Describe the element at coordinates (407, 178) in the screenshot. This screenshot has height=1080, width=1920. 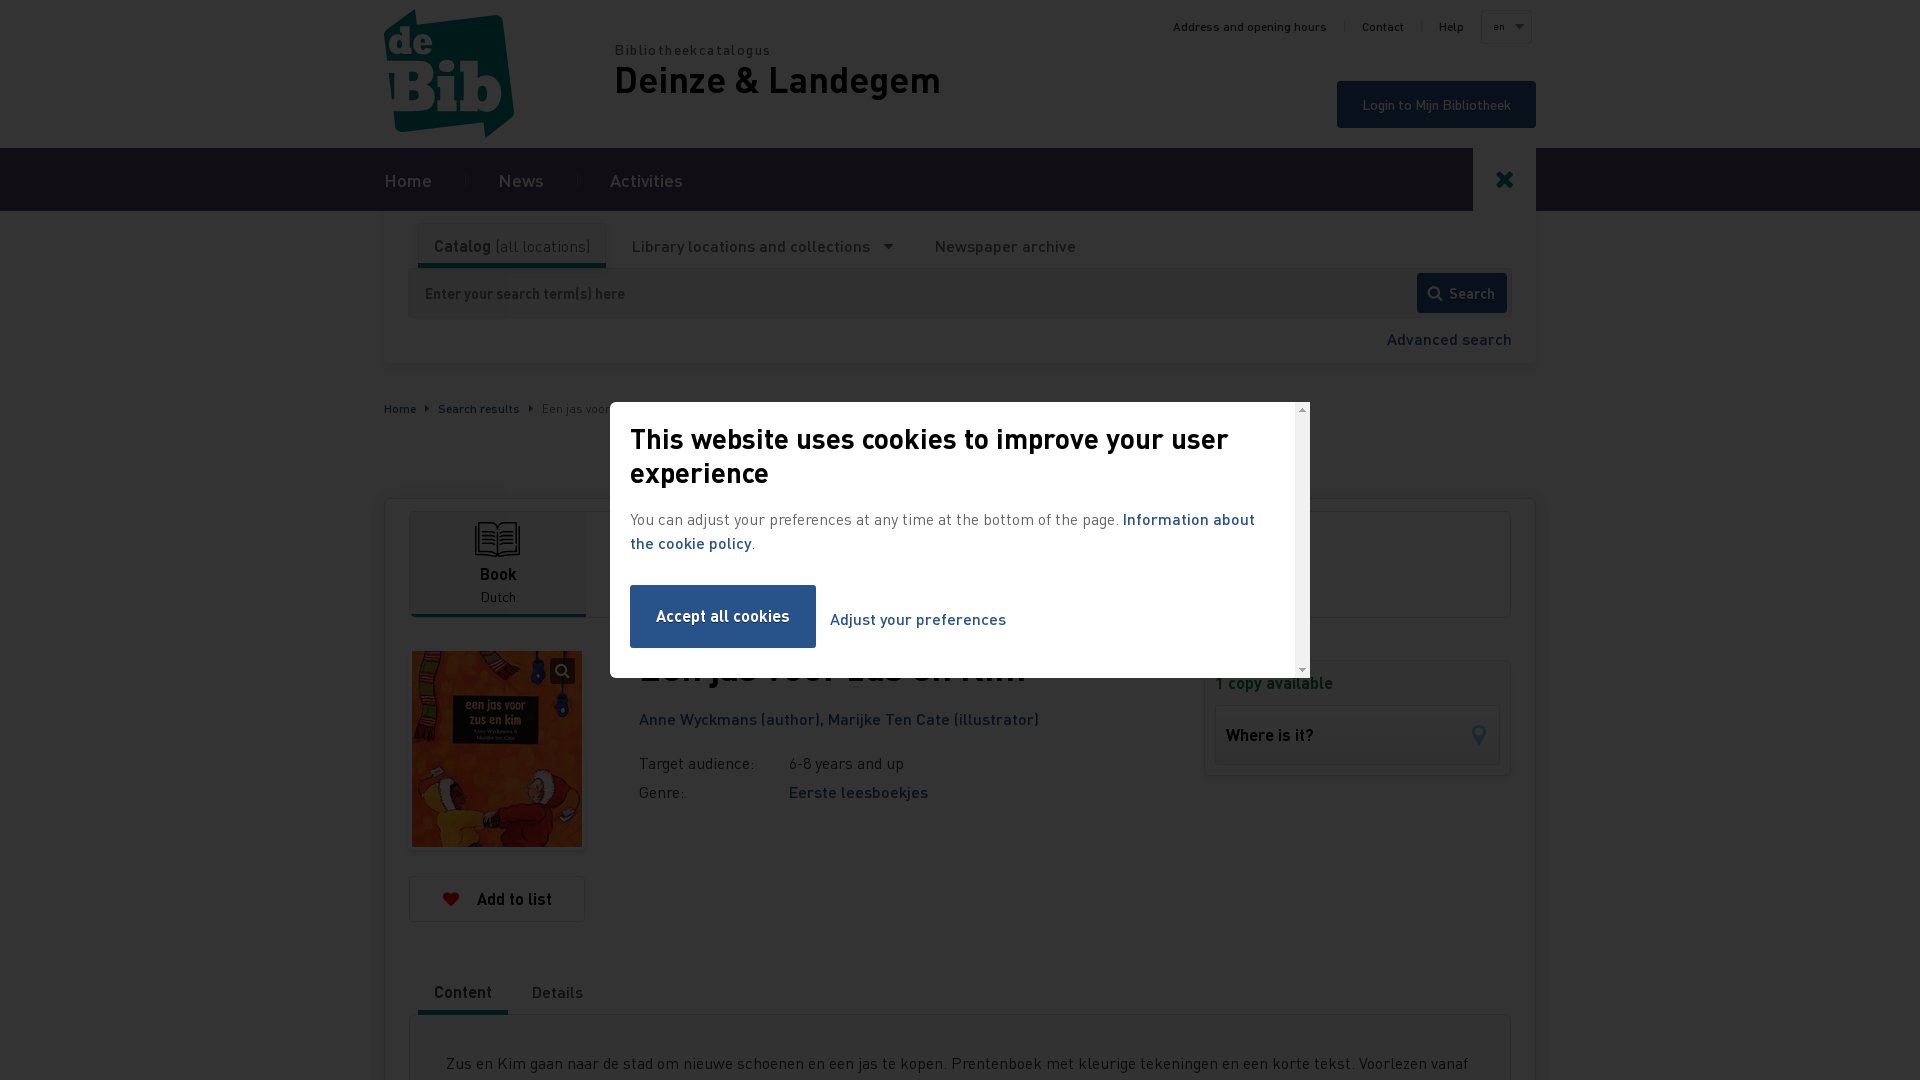
I see `'Home'` at that location.